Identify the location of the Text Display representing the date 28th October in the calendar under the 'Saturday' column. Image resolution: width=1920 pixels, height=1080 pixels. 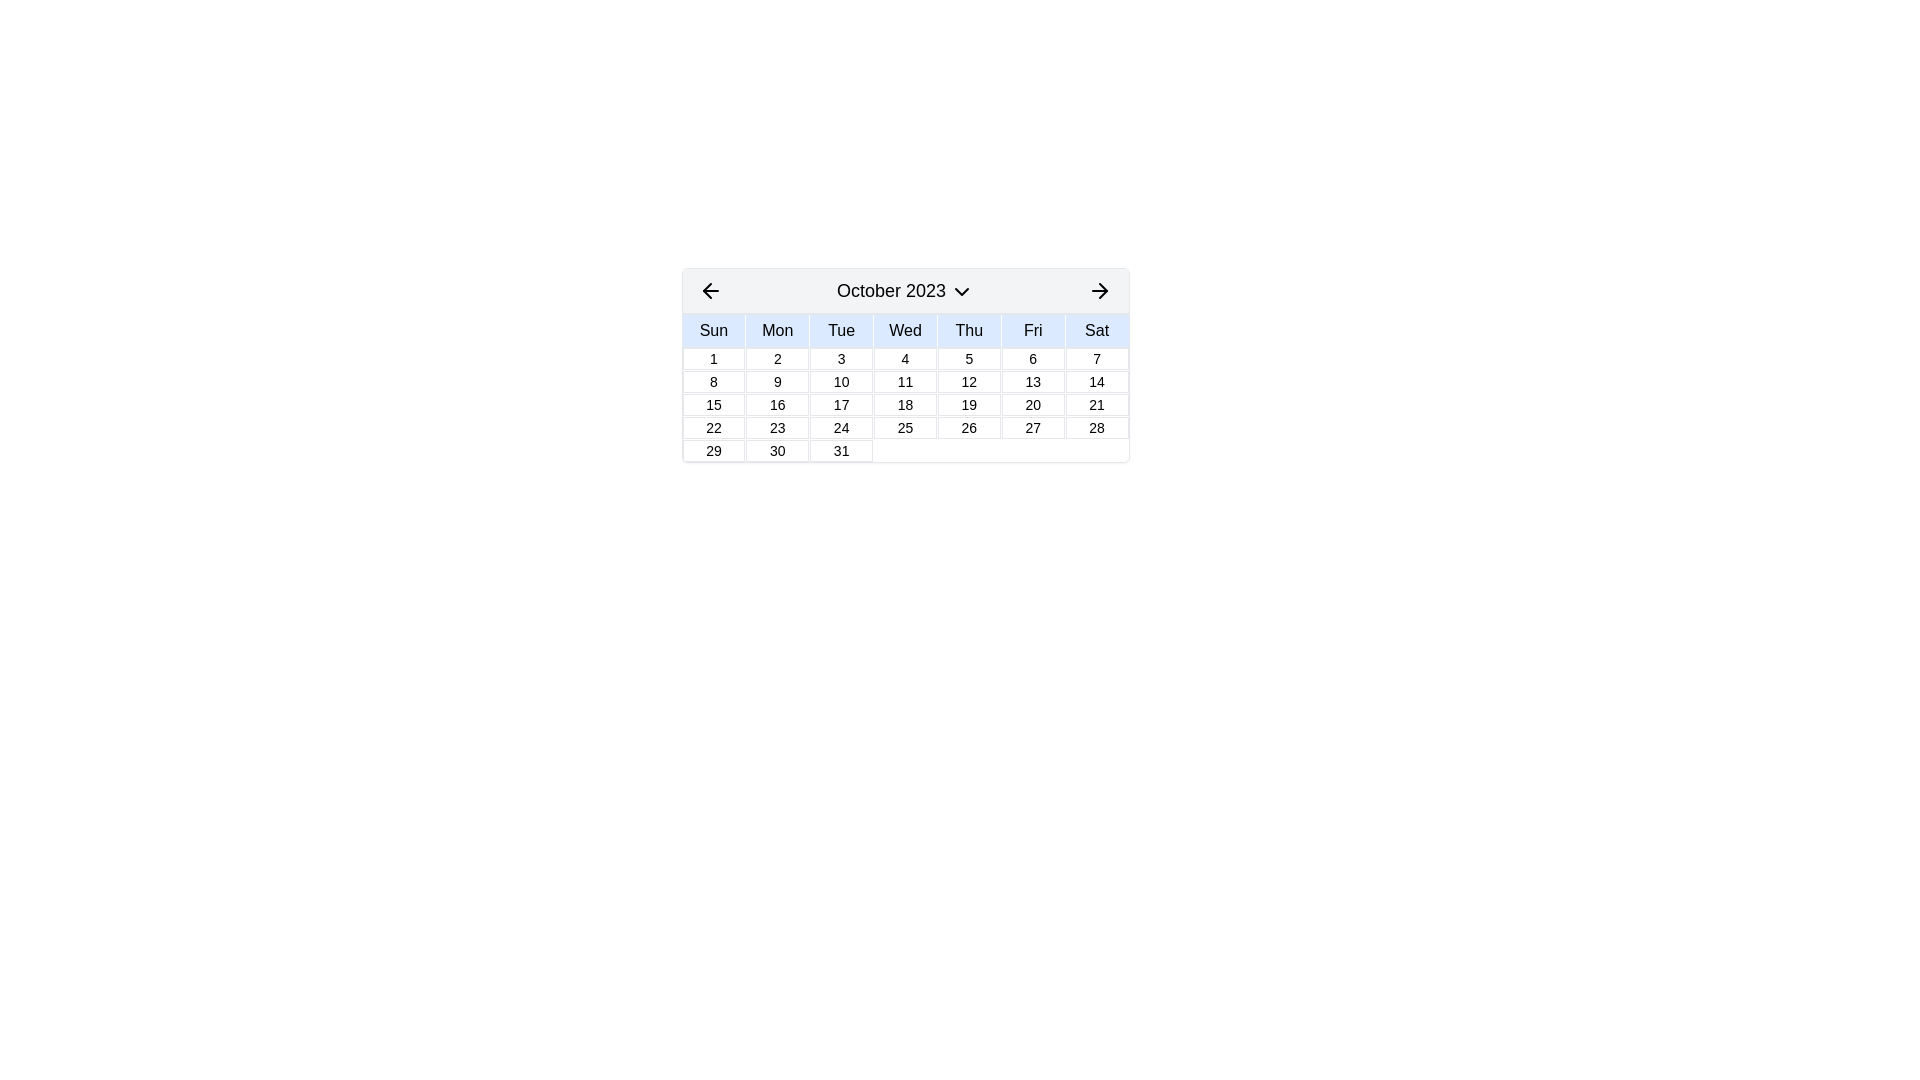
(1096, 427).